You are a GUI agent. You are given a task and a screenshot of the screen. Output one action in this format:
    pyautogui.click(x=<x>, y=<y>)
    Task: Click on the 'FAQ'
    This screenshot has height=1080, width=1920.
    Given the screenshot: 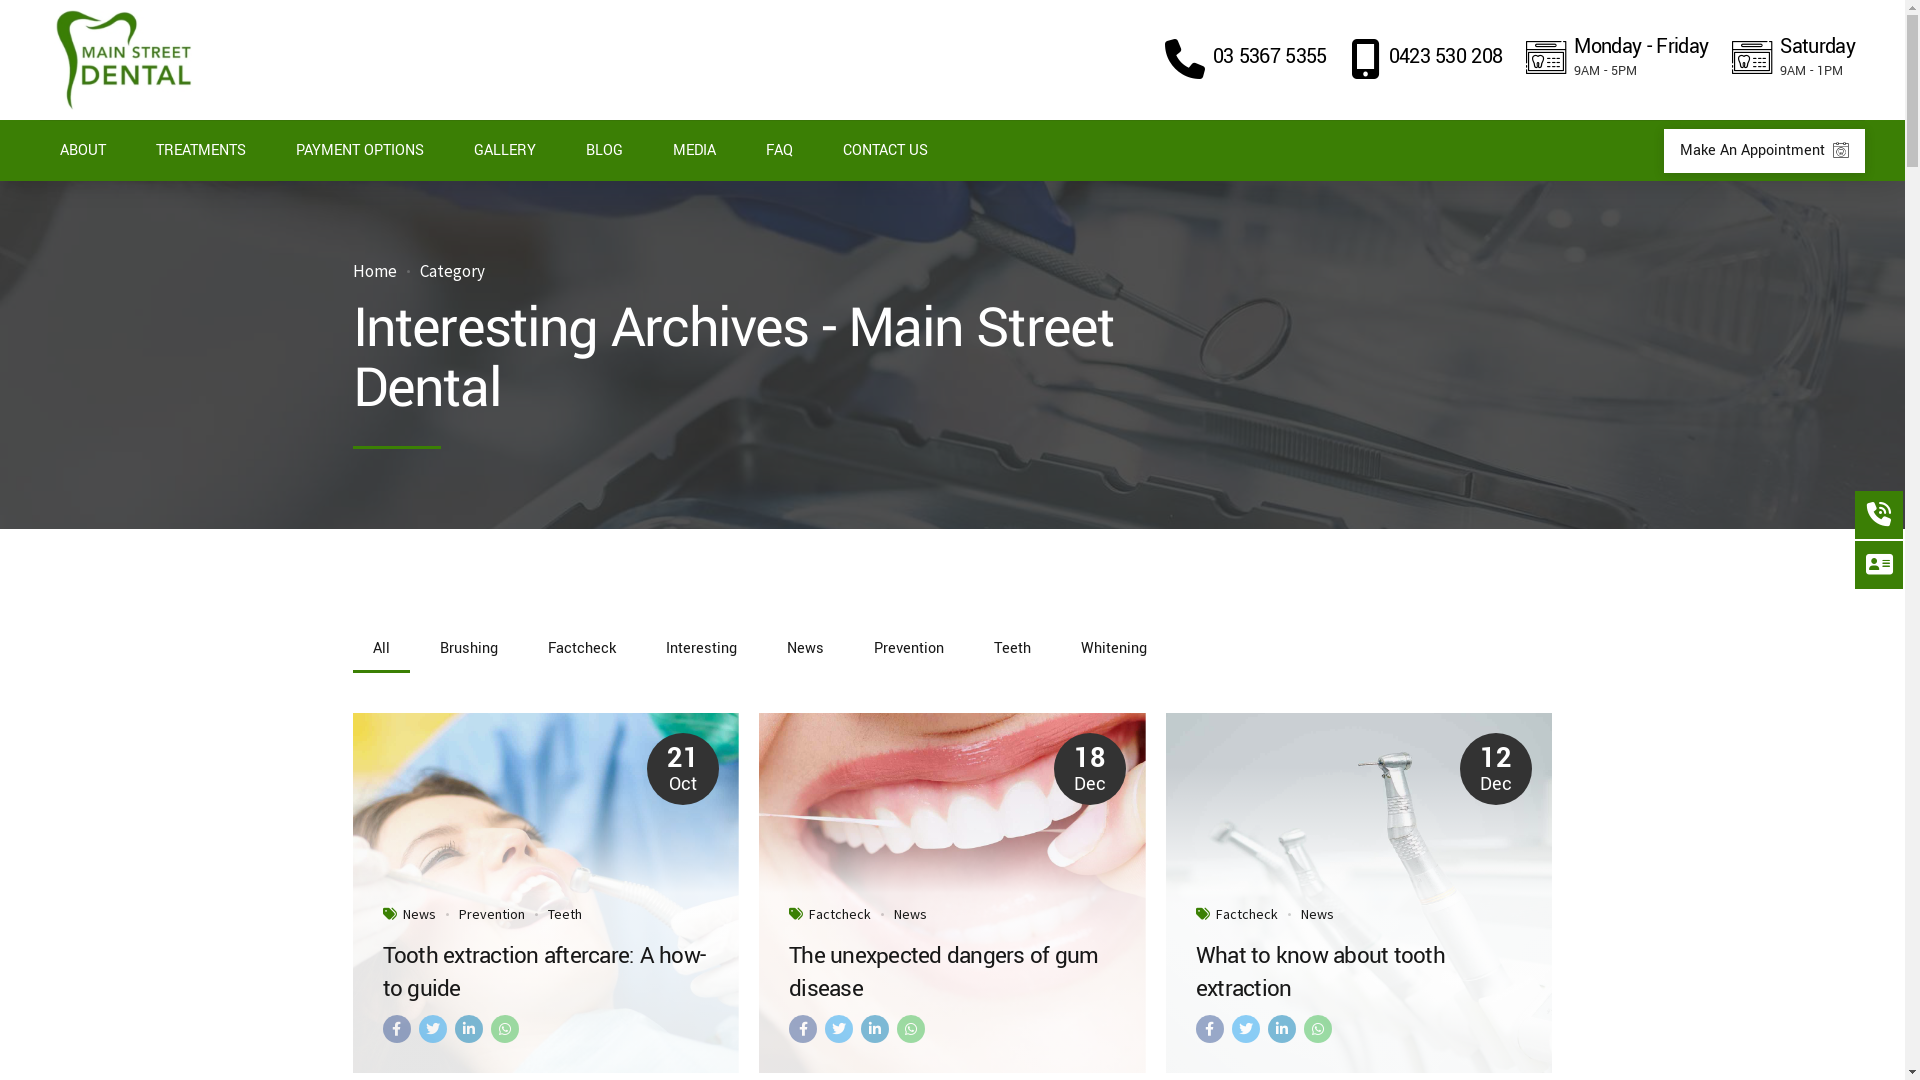 What is the action you would take?
    pyautogui.click(x=778, y=149)
    